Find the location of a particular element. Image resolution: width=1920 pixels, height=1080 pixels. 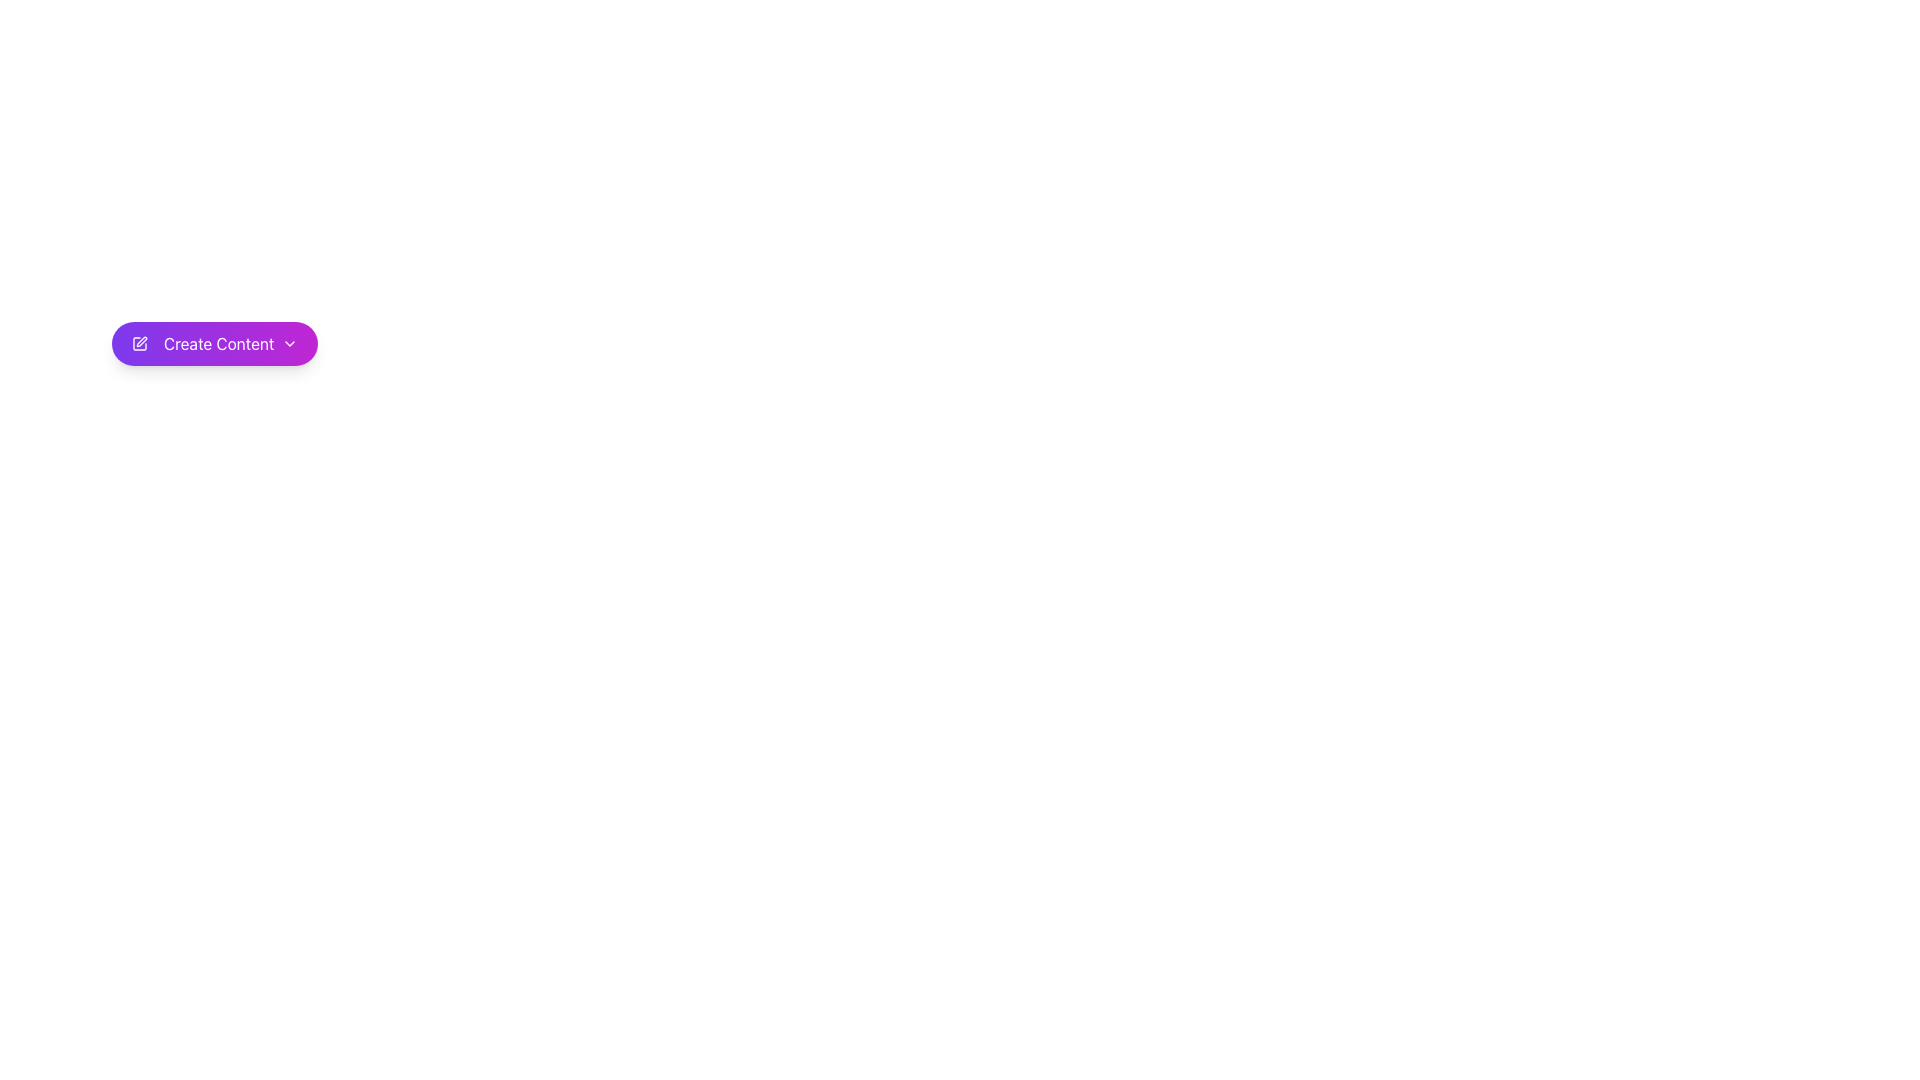

the small square icon located on the left side of the purple button labeled 'Create Content' is located at coordinates (138, 342).